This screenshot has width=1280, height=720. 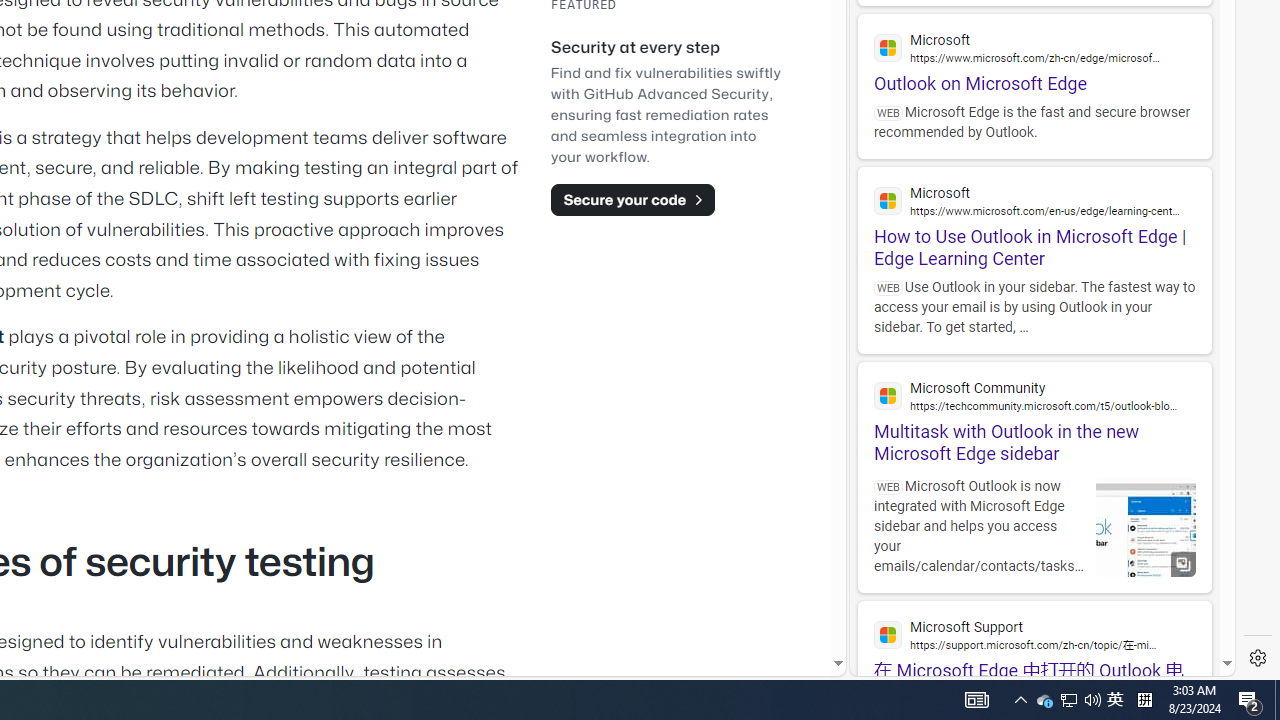 I want to click on 'Outlook on Microsoft Edge', so click(x=1034, y=53).